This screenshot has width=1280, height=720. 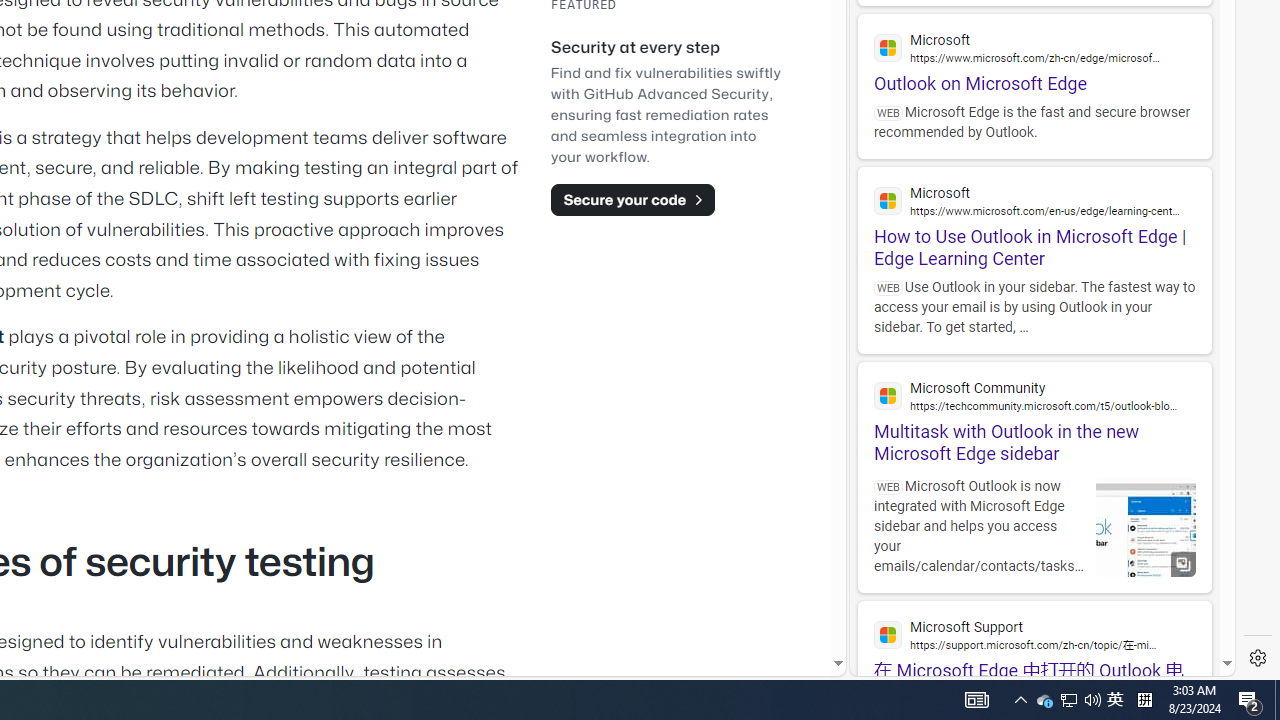 I want to click on 'Outlook on Microsoft Edge', so click(x=1034, y=53).